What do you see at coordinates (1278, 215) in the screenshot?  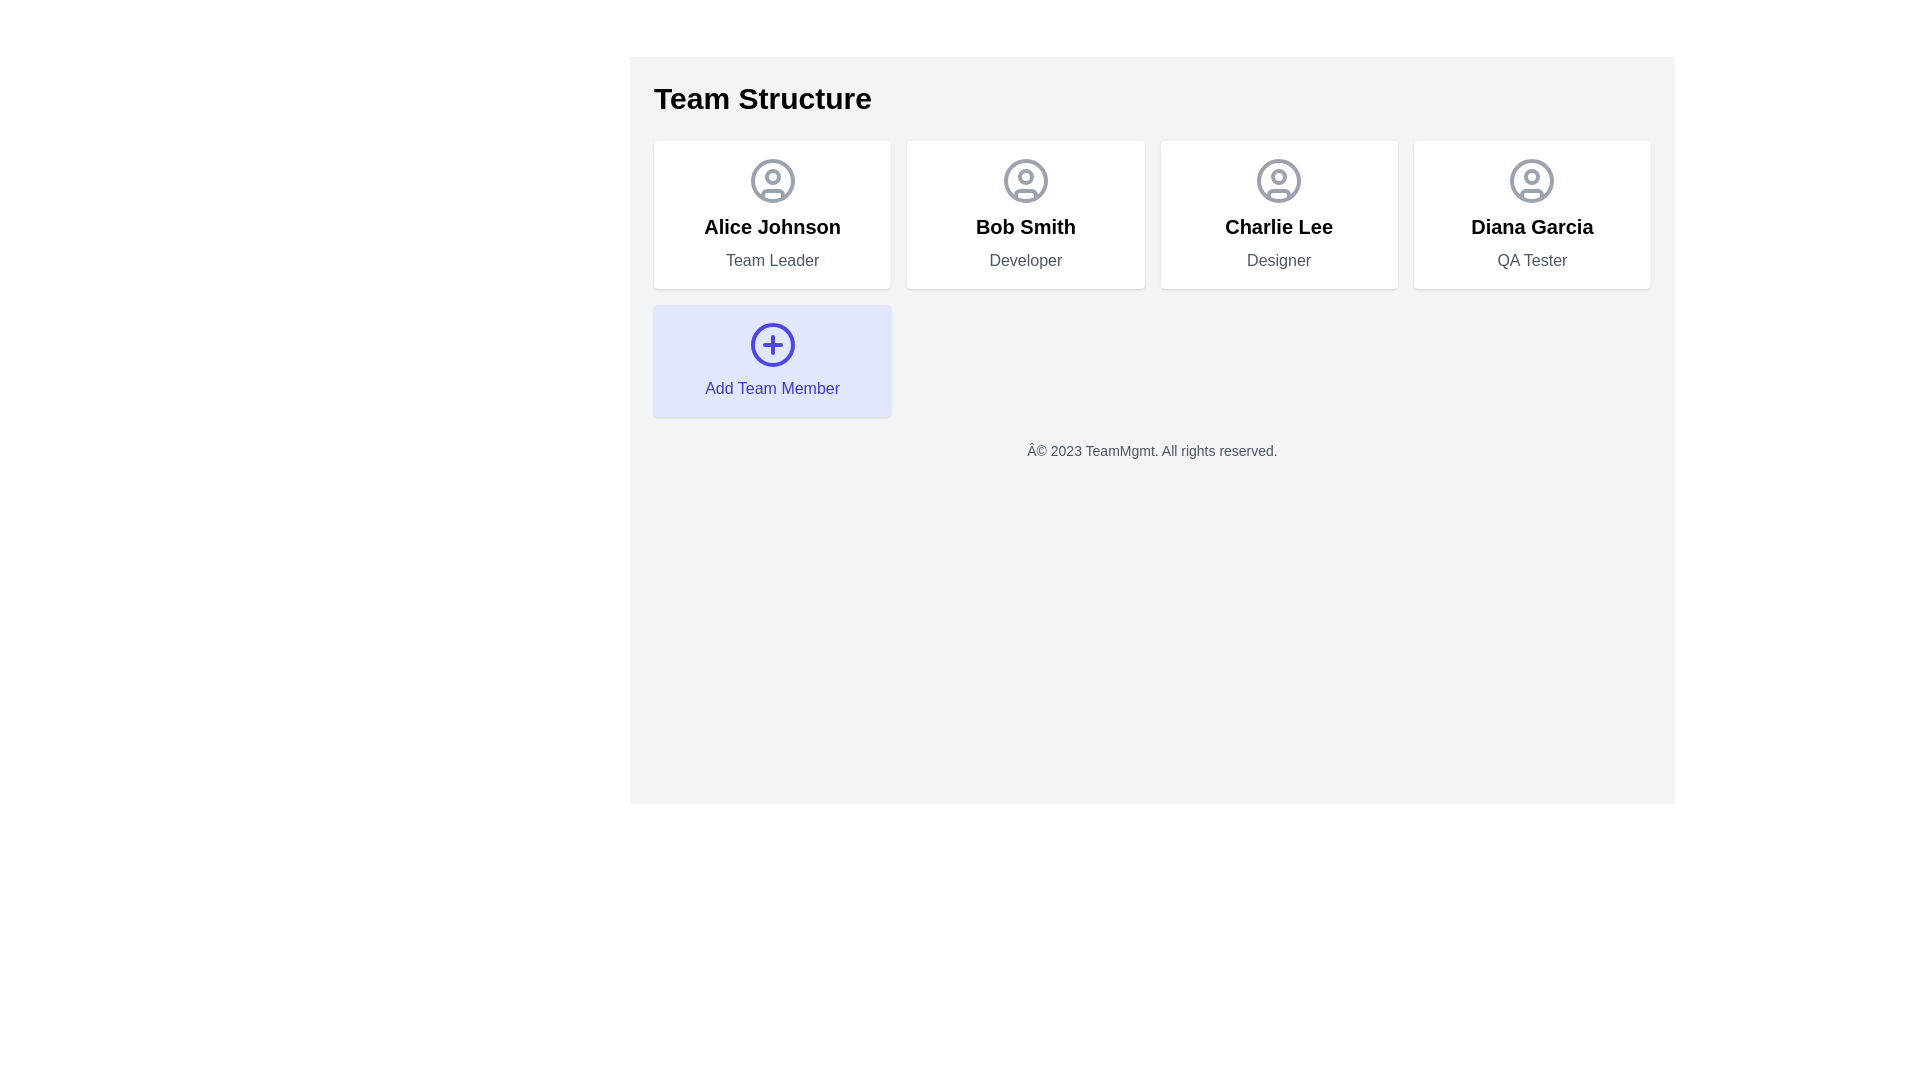 I see `the Profile card displaying information about team member Charlie Lee, who is a Designer, located in the middle-right of the grid layout` at bounding box center [1278, 215].